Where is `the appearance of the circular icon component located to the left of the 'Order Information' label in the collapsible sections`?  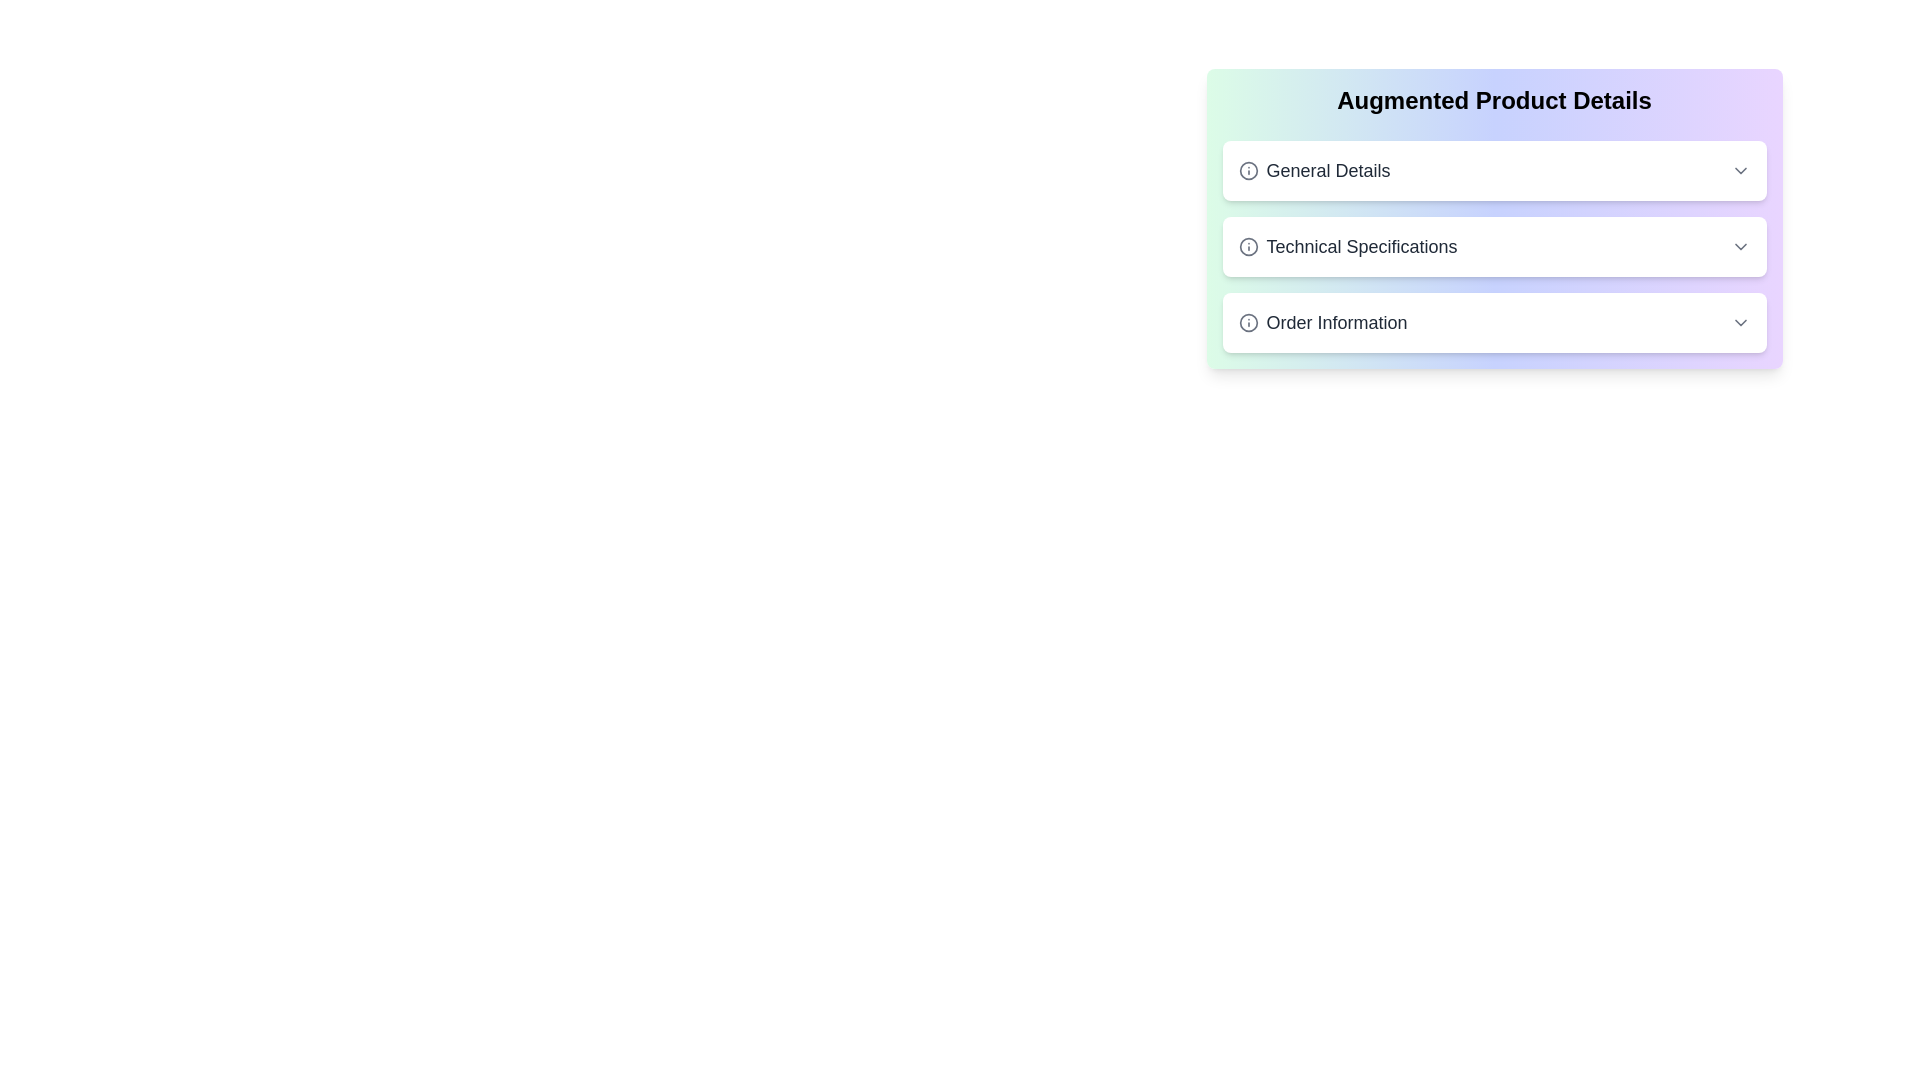
the appearance of the circular icon component located to the left of the 'Order Information' label in the collapsible sections is located at coordinates (1247, 322).